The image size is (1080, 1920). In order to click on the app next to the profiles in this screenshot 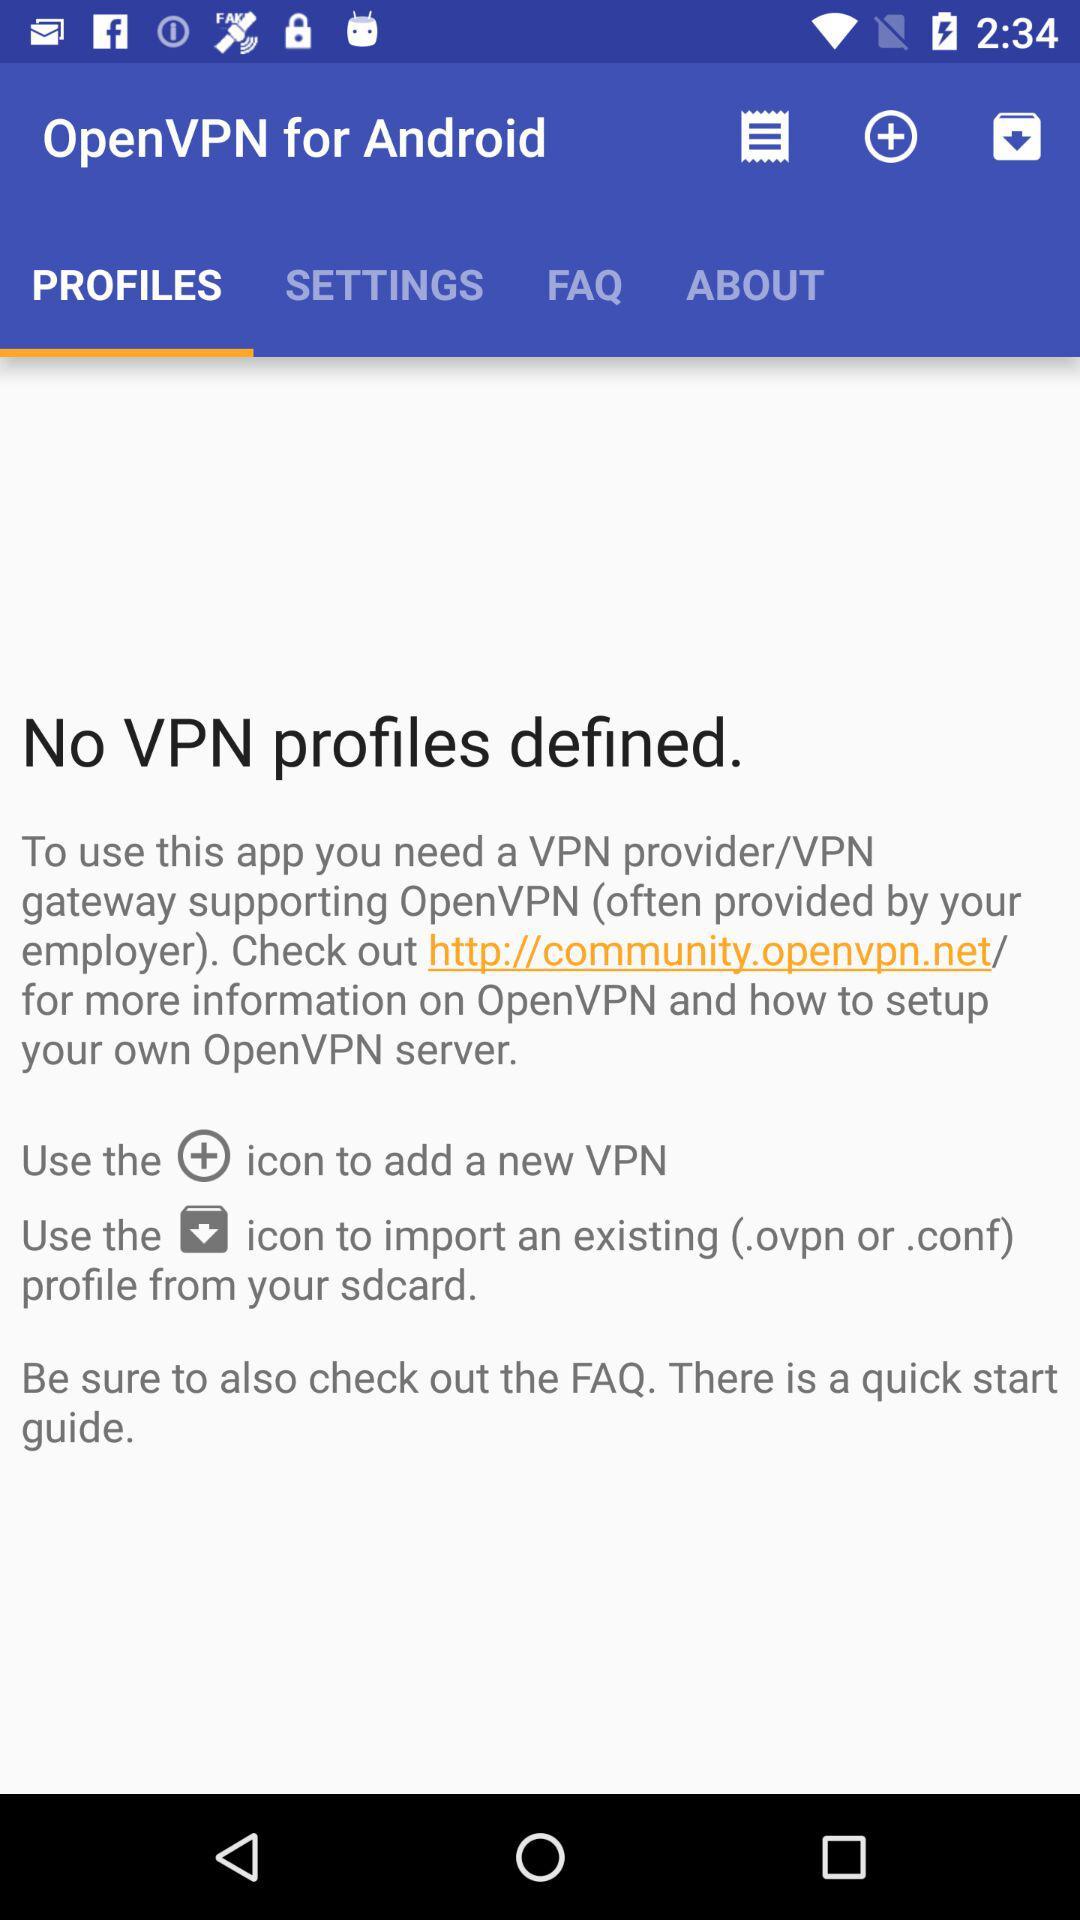, I will do `click(384, 282)`.